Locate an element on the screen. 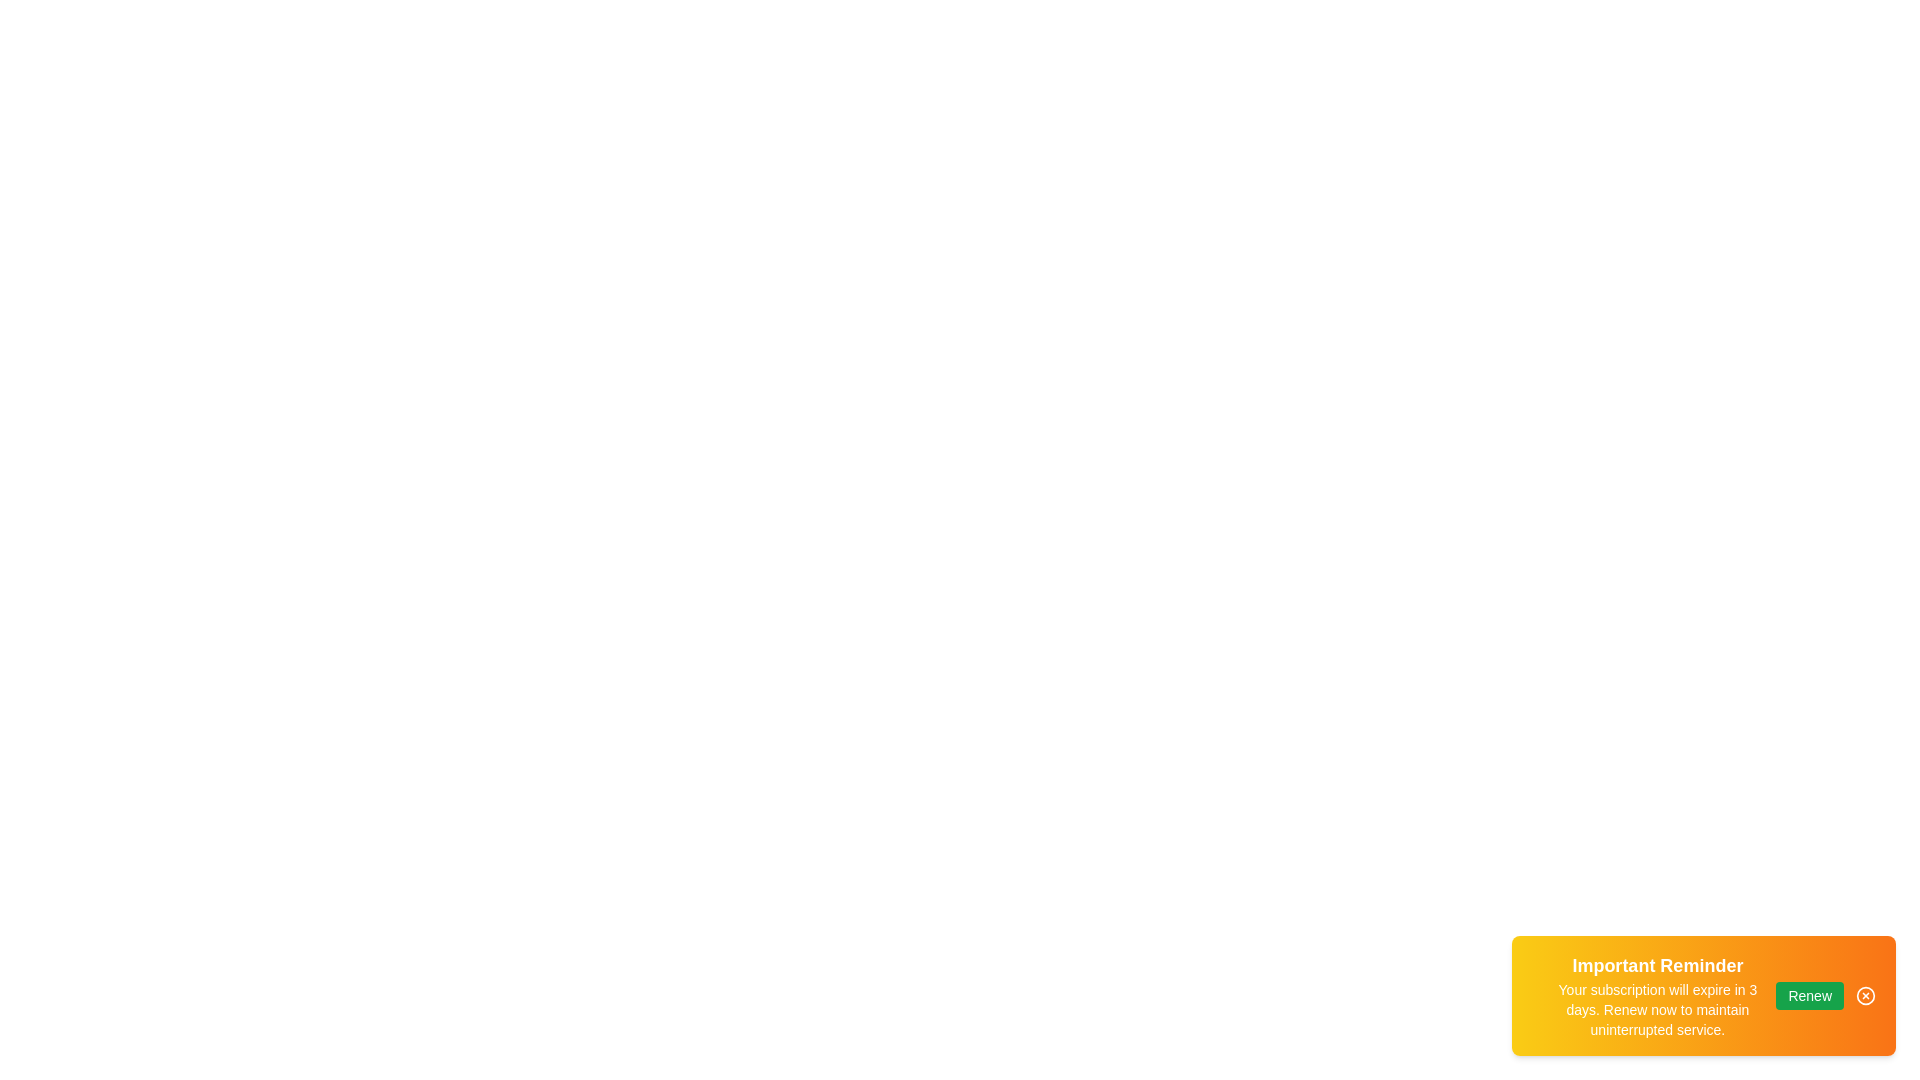 The height and width of the screenshot is (1080, 1920). the 'Renew' button to renew the subscription is located at coordinates (1810, 995).